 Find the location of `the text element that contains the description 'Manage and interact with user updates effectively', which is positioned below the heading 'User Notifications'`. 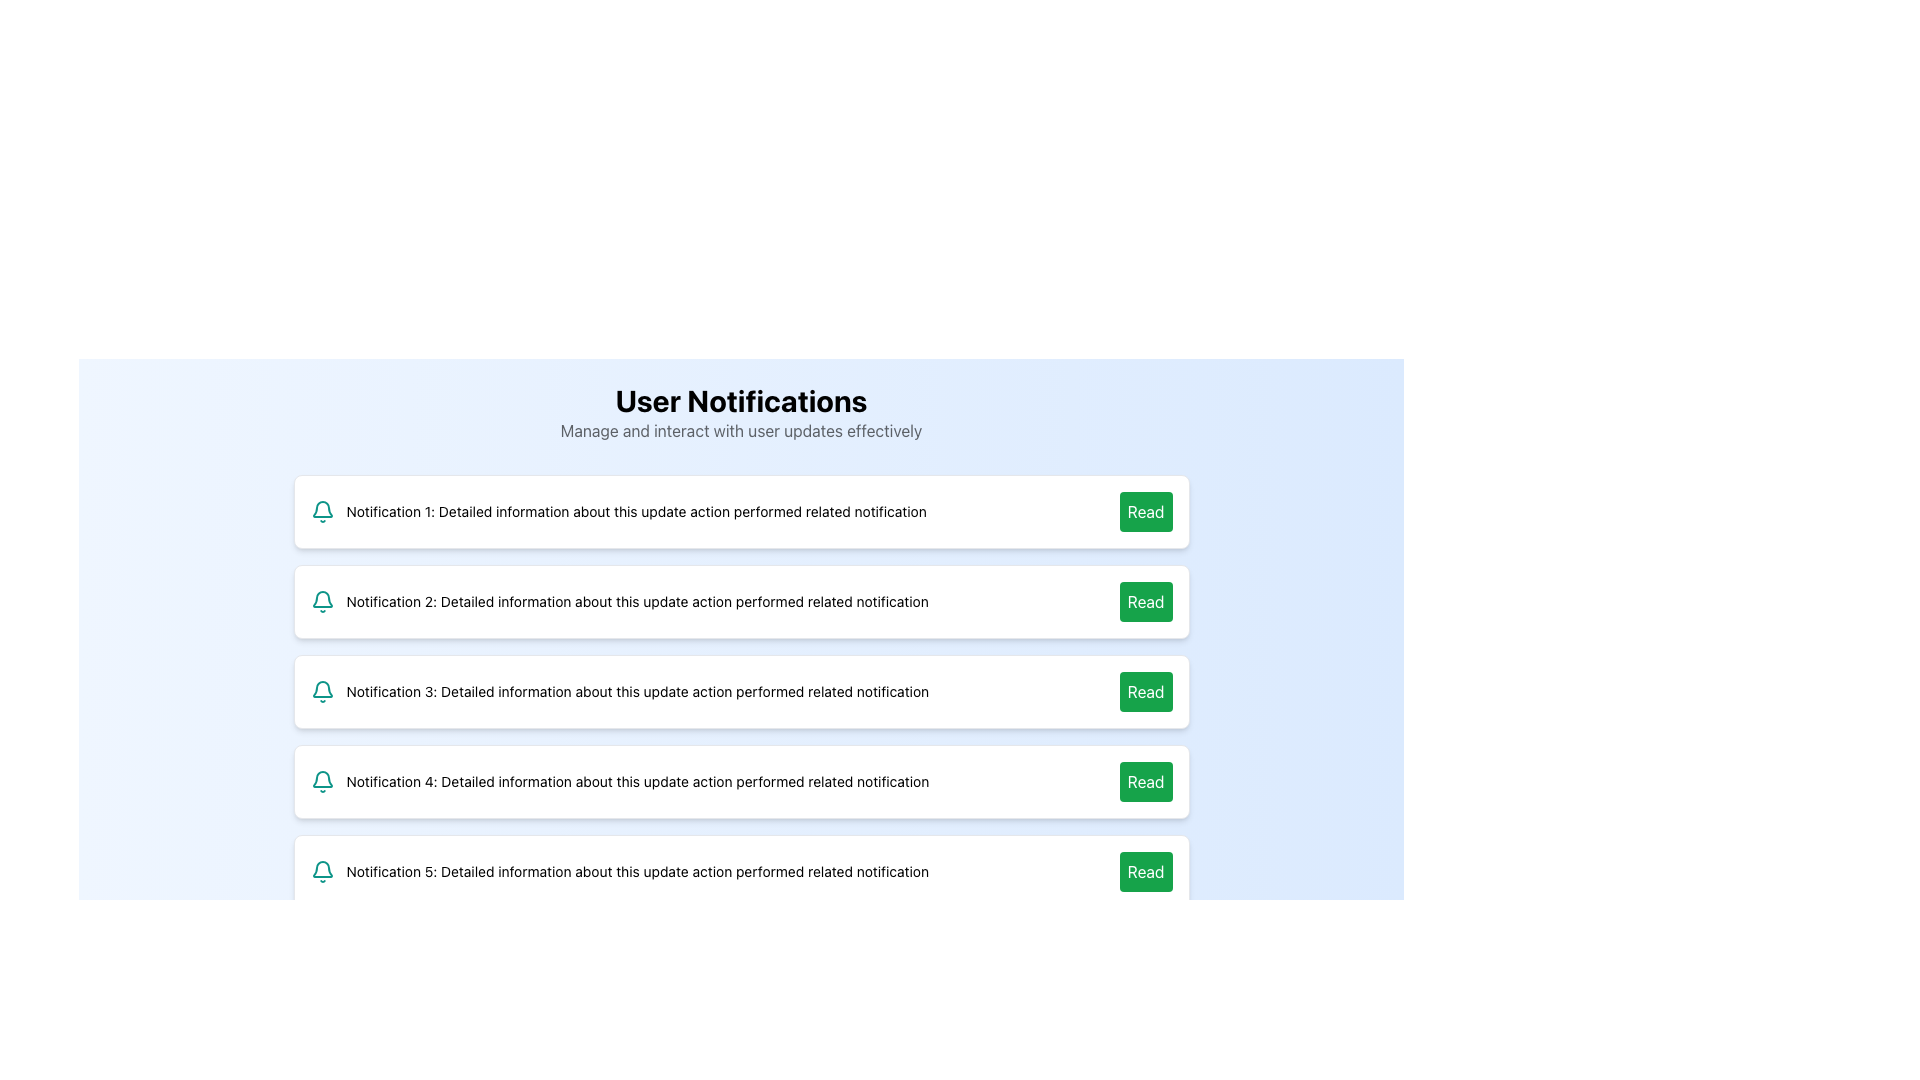

the text element that contains the description 'Manage and interact with user updates effectively', which is positioned below the heading 'User Notifications' is located at coordinates (740, 430).